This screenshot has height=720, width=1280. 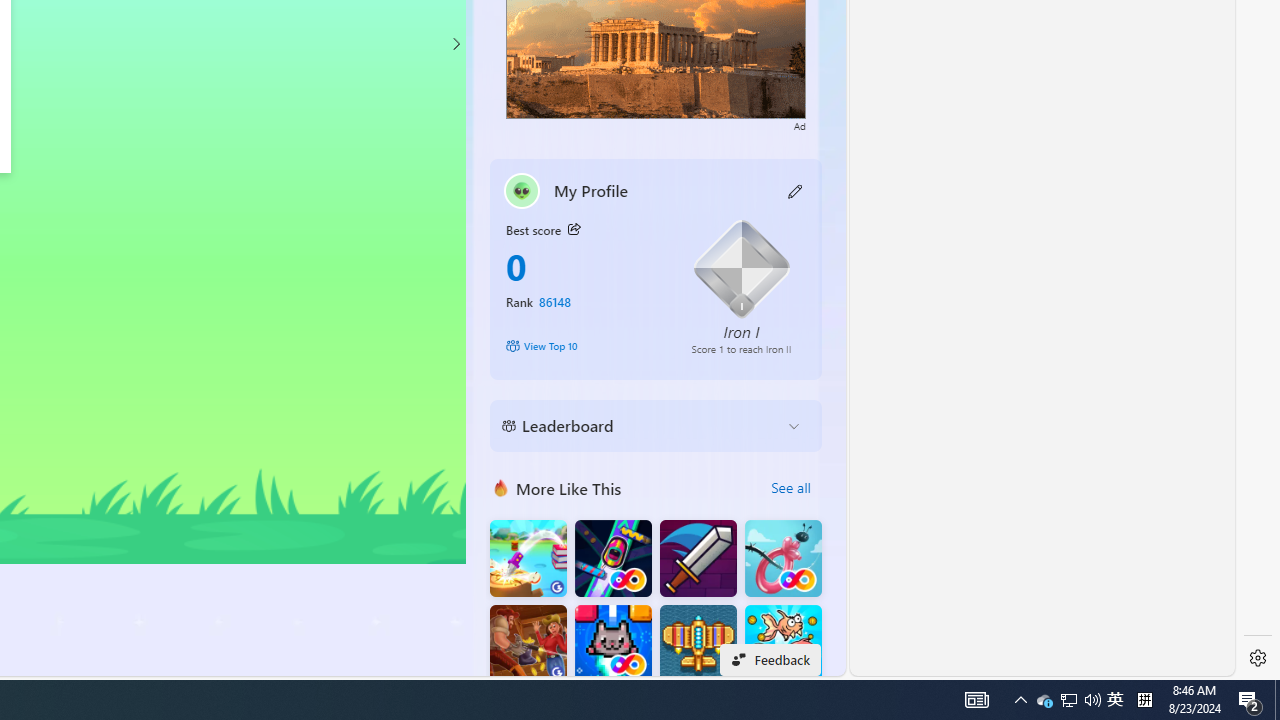 I want to click on 'Class: button edit-icon', so click(x=795, y=190).